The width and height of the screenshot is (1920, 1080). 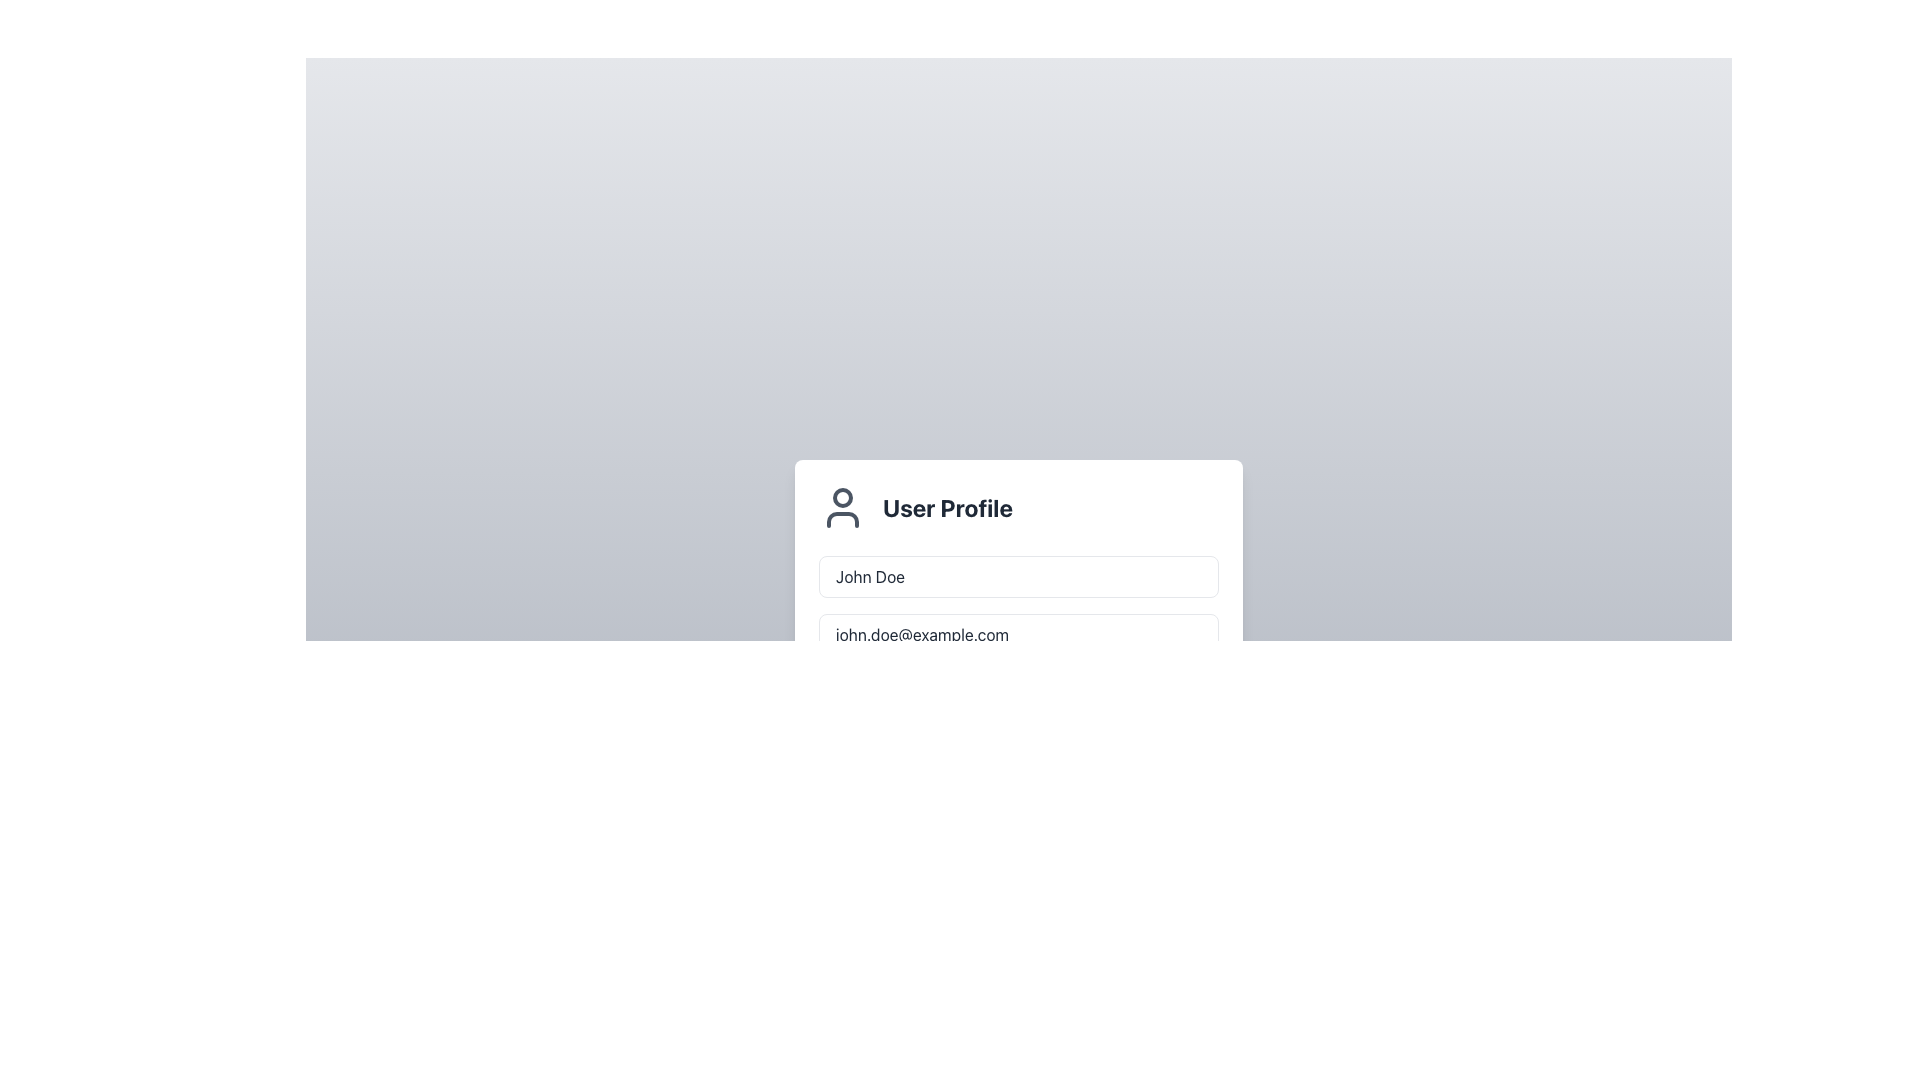 I want to click on the email input field to focus it, which is the second interactive component in a vertical stack, located below the 'John Doe' input field and above the 'Save Changes' button, so click(x=1018, y=635).